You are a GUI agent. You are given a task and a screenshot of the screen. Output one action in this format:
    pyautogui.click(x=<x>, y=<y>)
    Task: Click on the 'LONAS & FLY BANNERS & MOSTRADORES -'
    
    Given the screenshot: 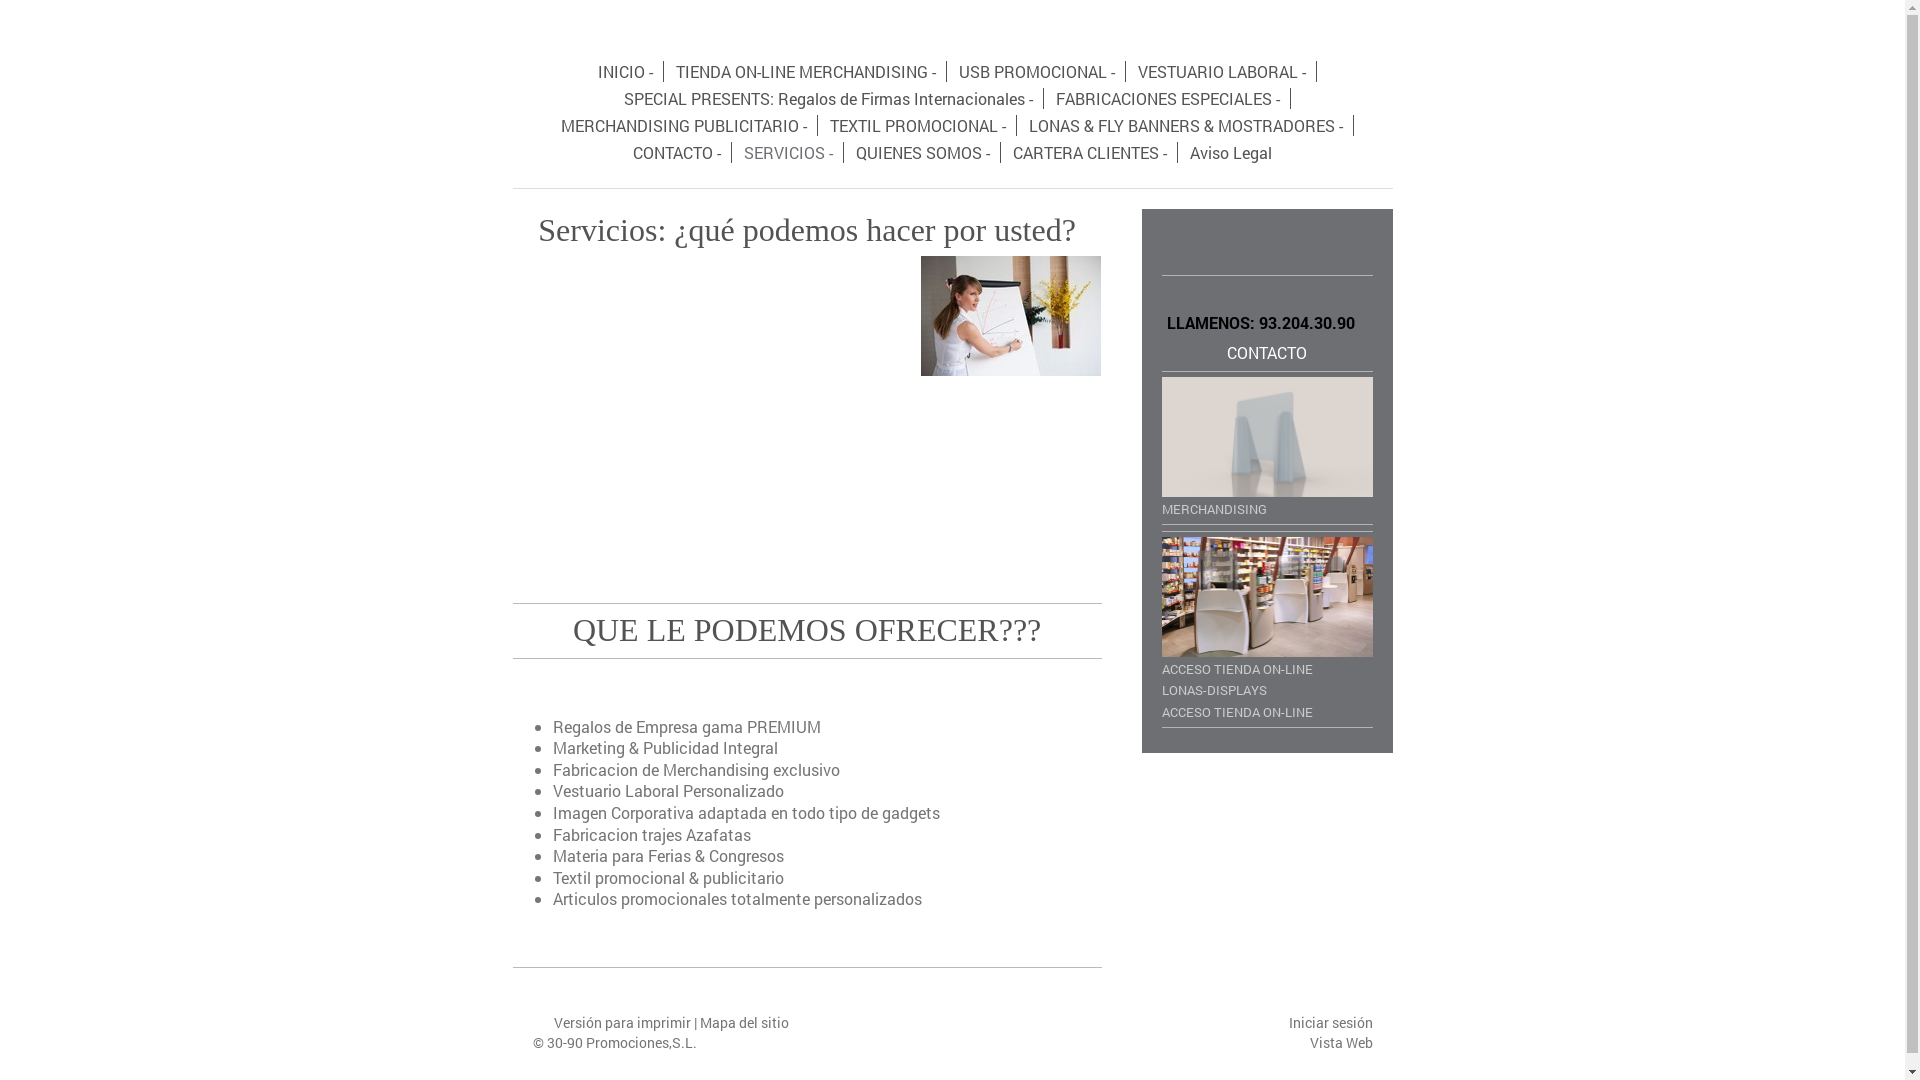 What is the action you would take?
    pyautogui.click(x=1186, y=125)
    